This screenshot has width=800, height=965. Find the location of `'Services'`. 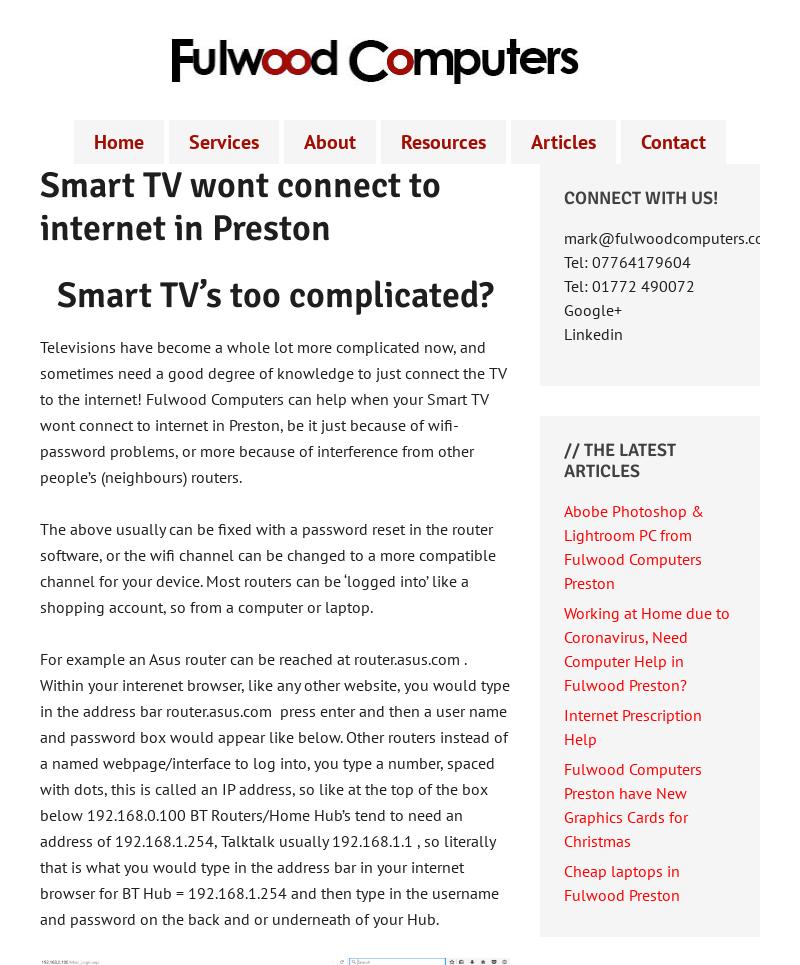

'Services' is located at coordinates (224, 142).